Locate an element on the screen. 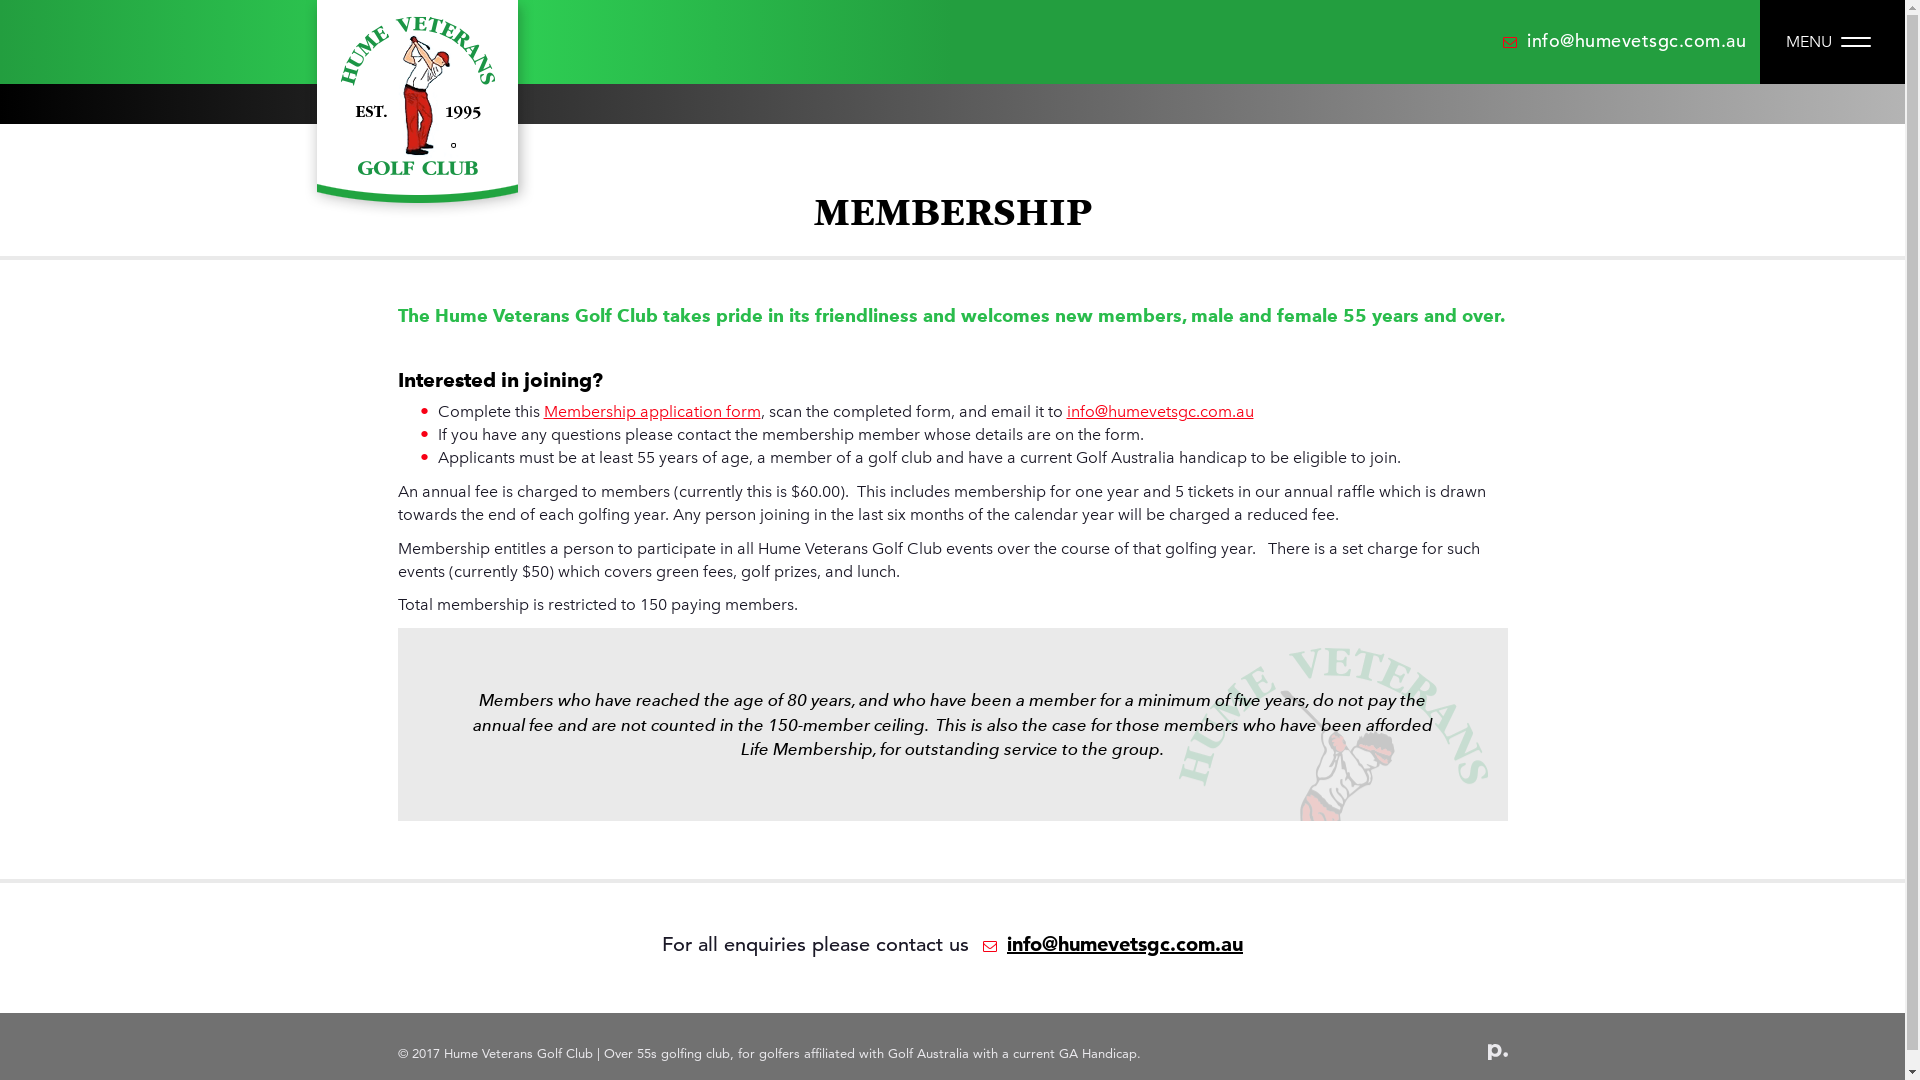  'info@humevetsgc.com.au' is located at coordinates (1107, 944).